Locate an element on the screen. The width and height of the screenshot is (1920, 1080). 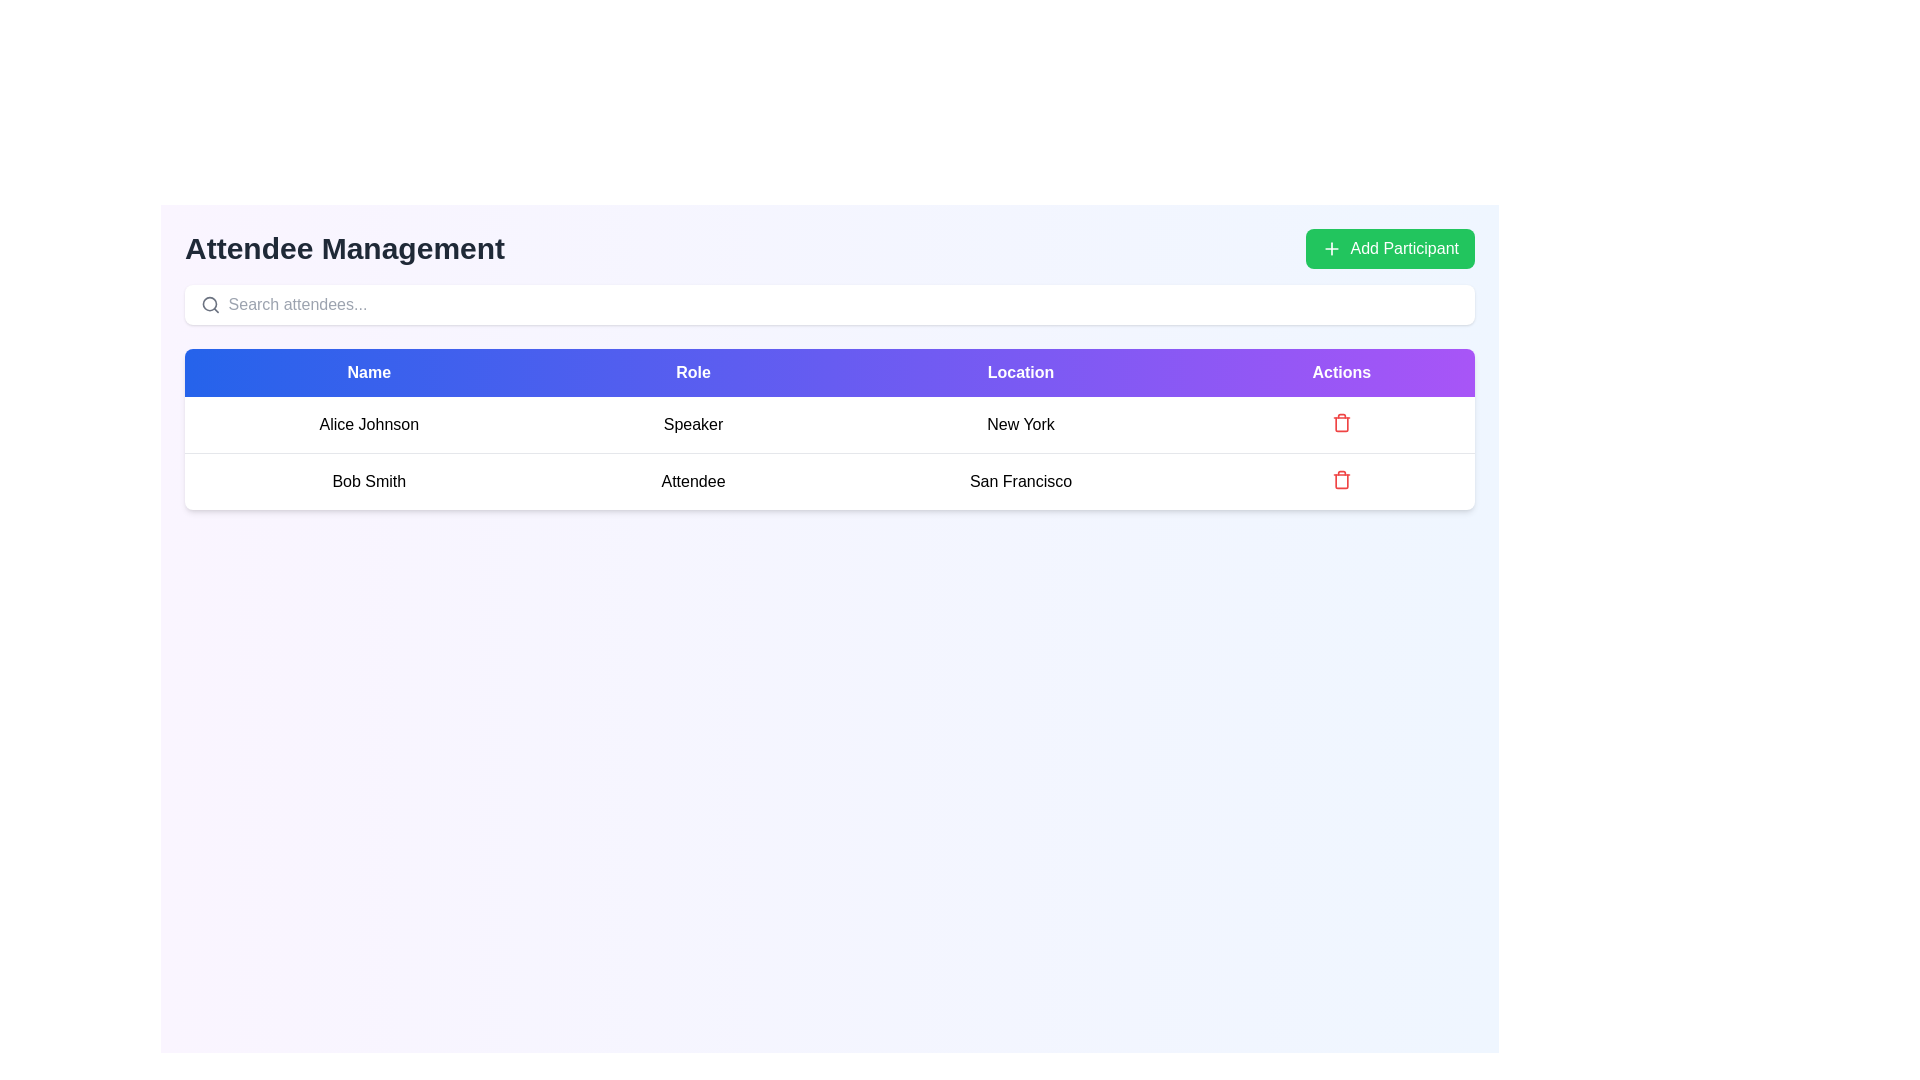
the static text field displaying the name 'Alice Johnson', which is located in the first row of the table under the 'Name' column is located at coordinates (369, 424).